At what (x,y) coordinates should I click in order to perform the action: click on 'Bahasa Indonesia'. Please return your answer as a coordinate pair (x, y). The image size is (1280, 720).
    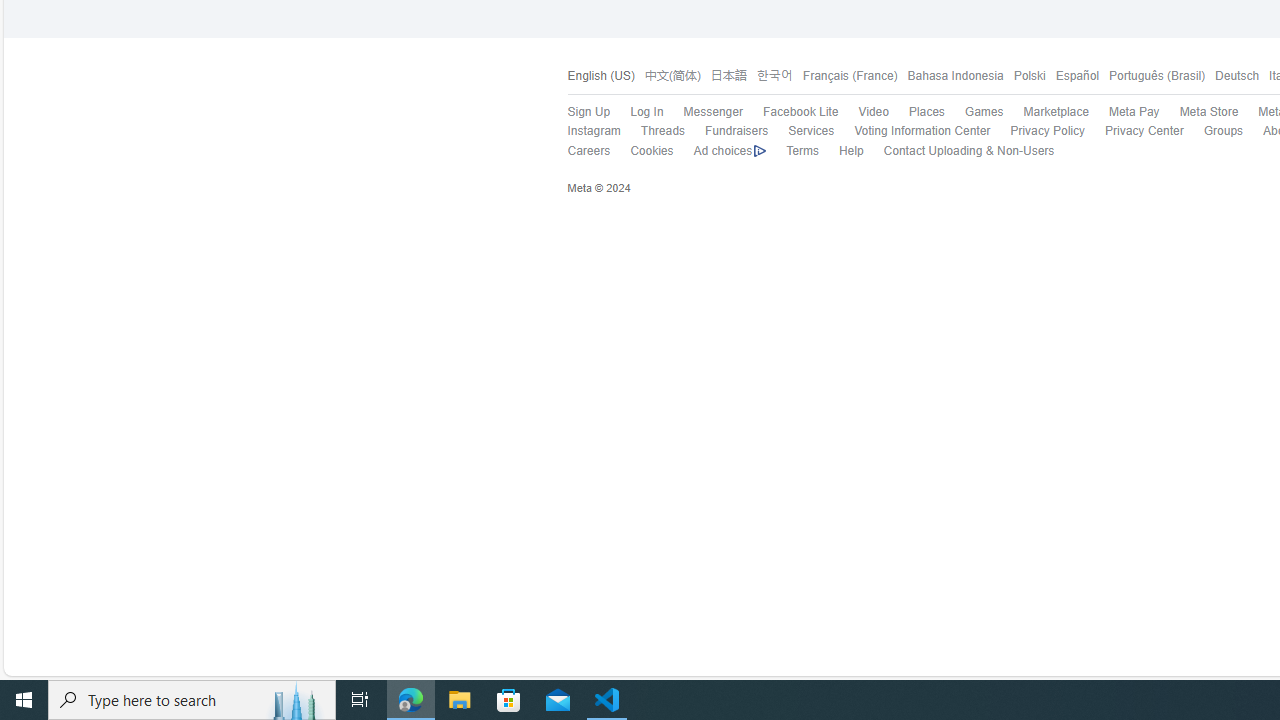
    Looking at the image, I should click on (954, 75).